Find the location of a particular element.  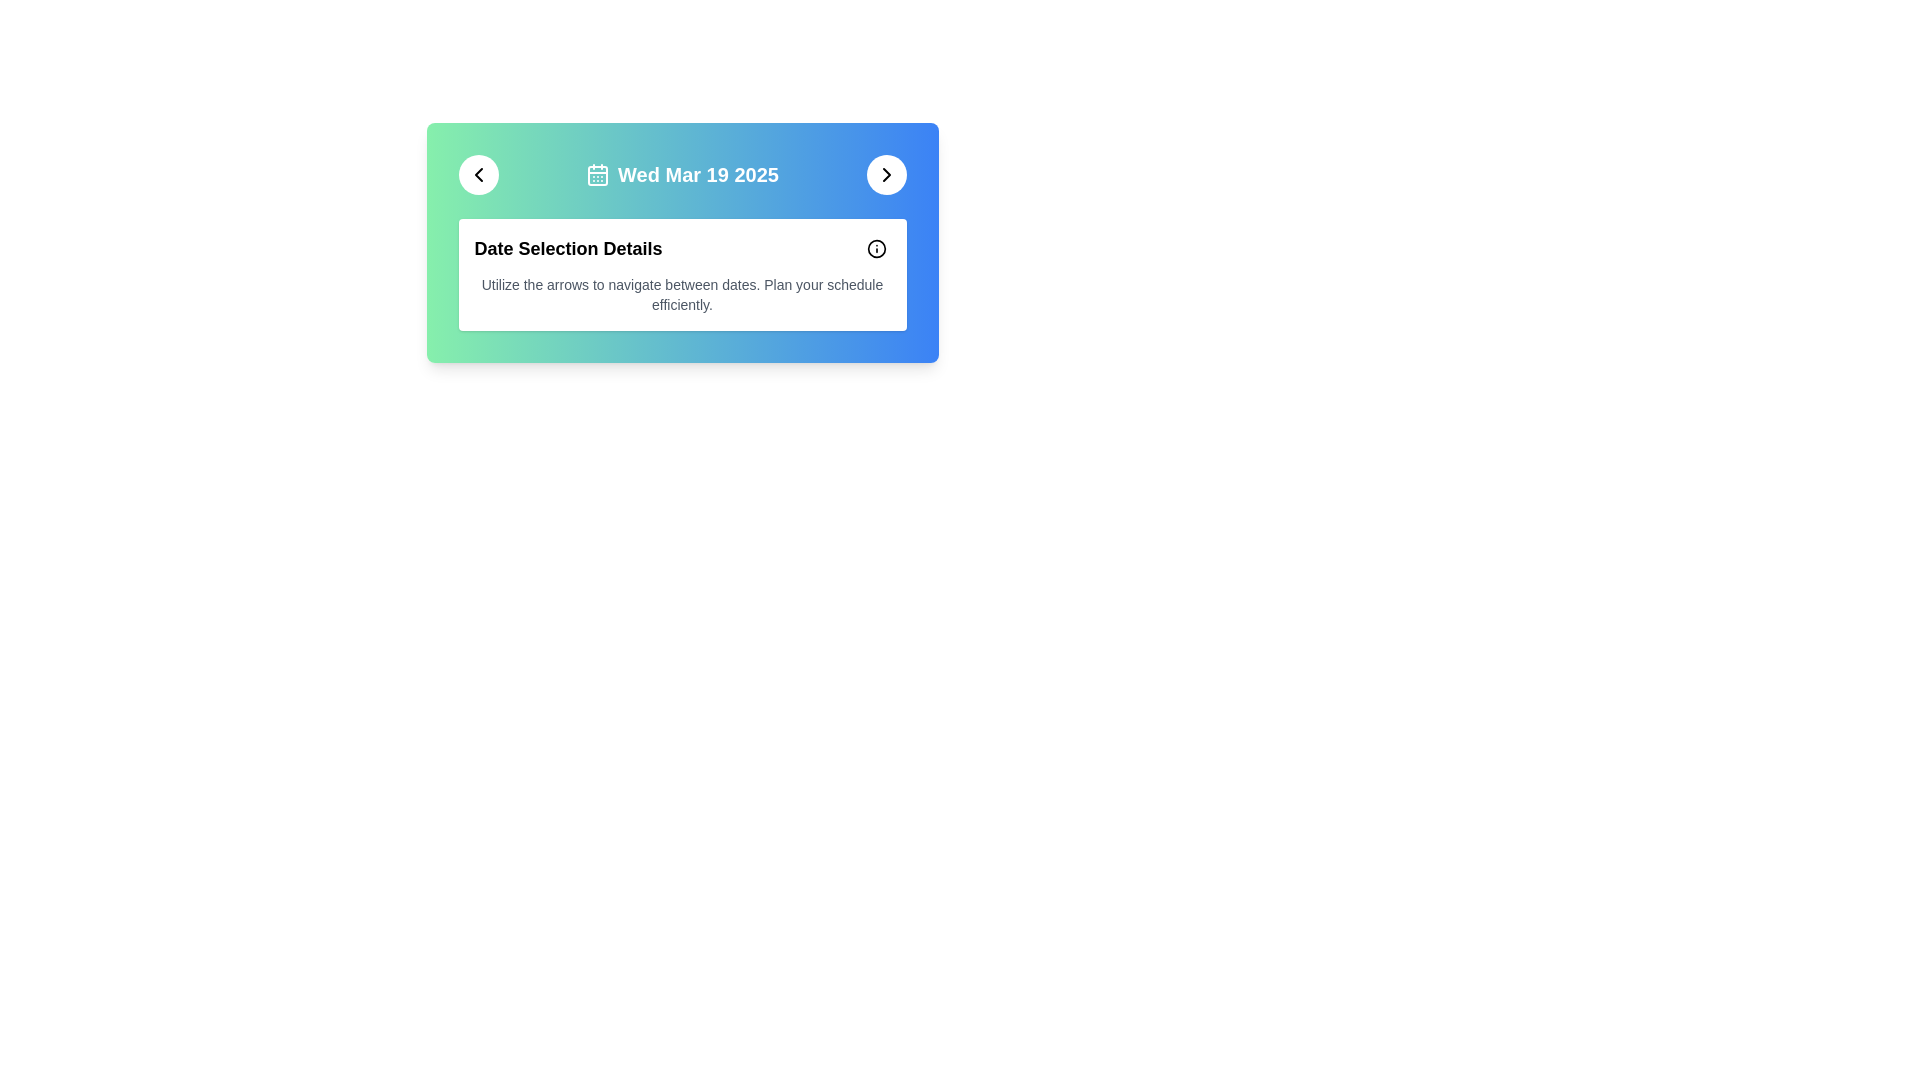

the small circular button with a white fill and a black rightward-pointing chevron icon to change its visual state is located at coordinates (885, 173).